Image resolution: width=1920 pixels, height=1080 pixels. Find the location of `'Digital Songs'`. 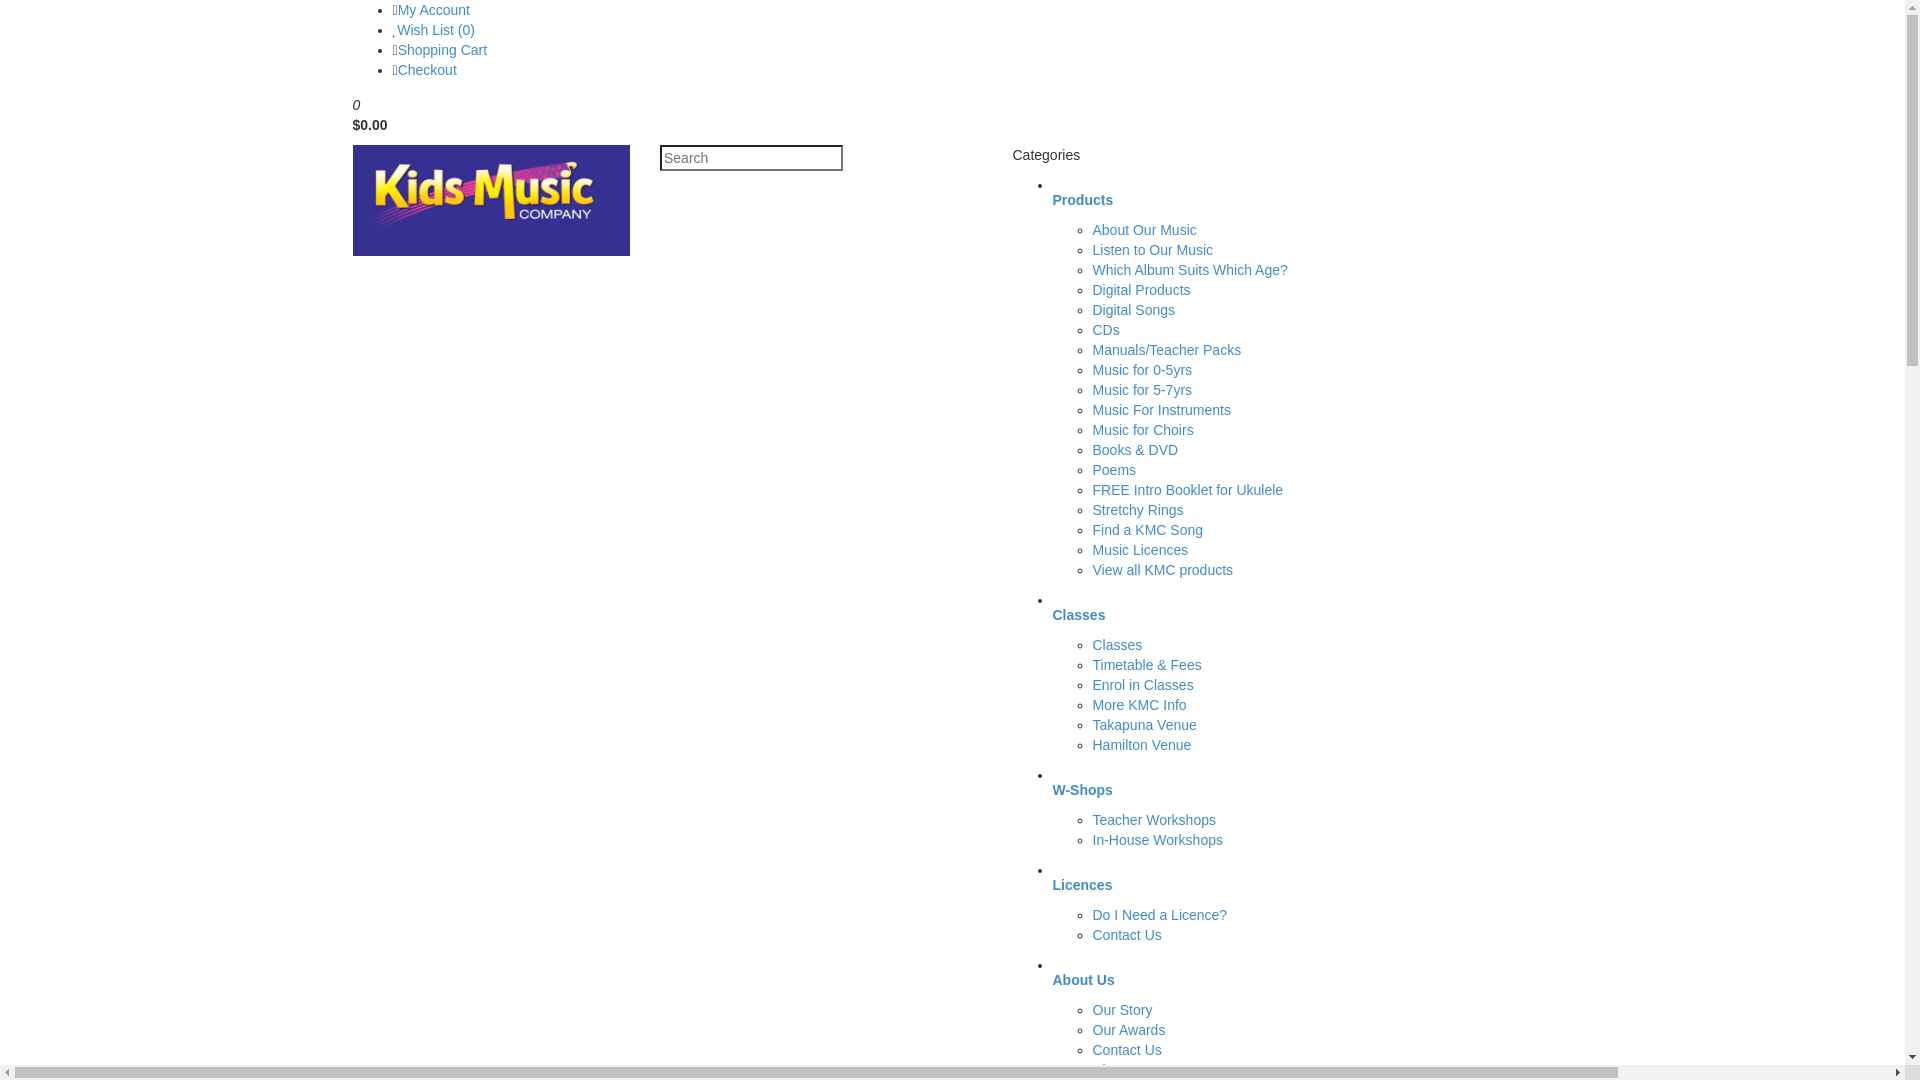

'Digital Songs' is located at coordinates (1090, 309).